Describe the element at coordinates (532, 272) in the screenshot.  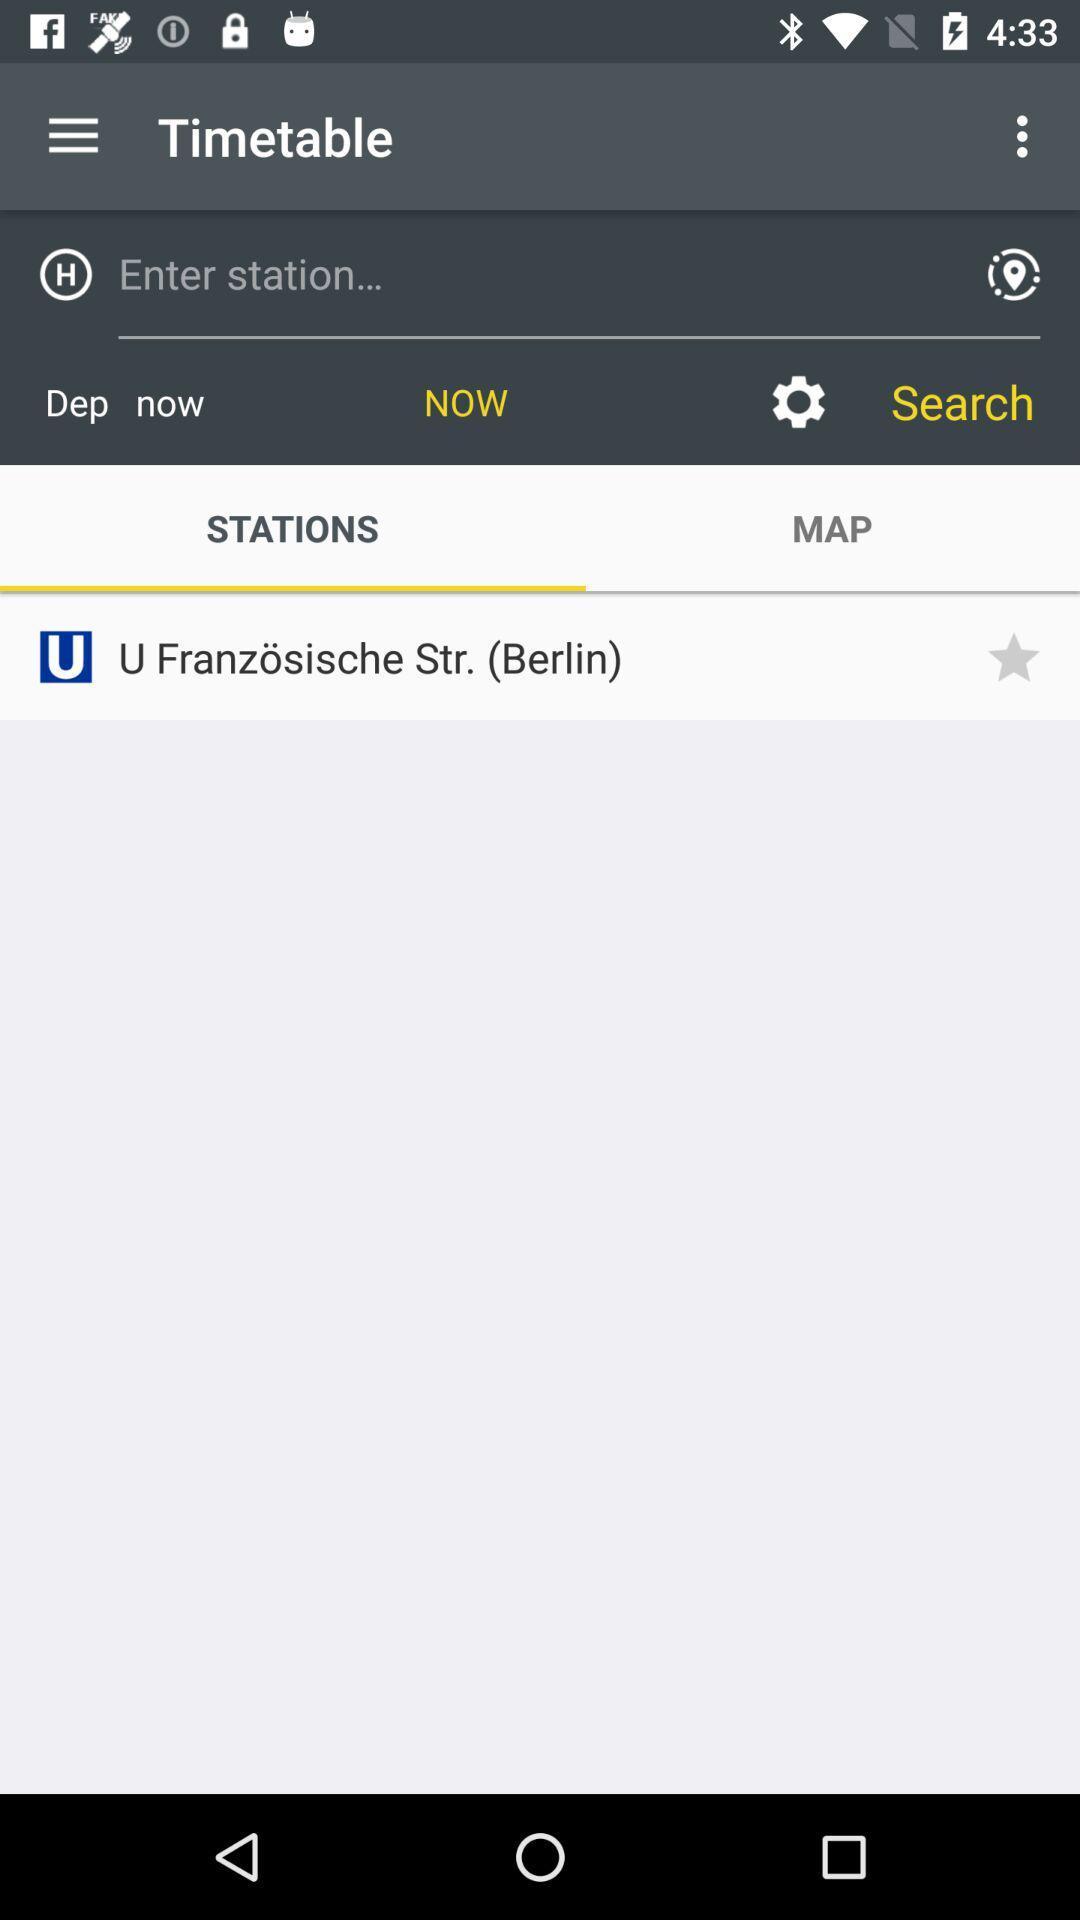
I see `station search box` at that location.